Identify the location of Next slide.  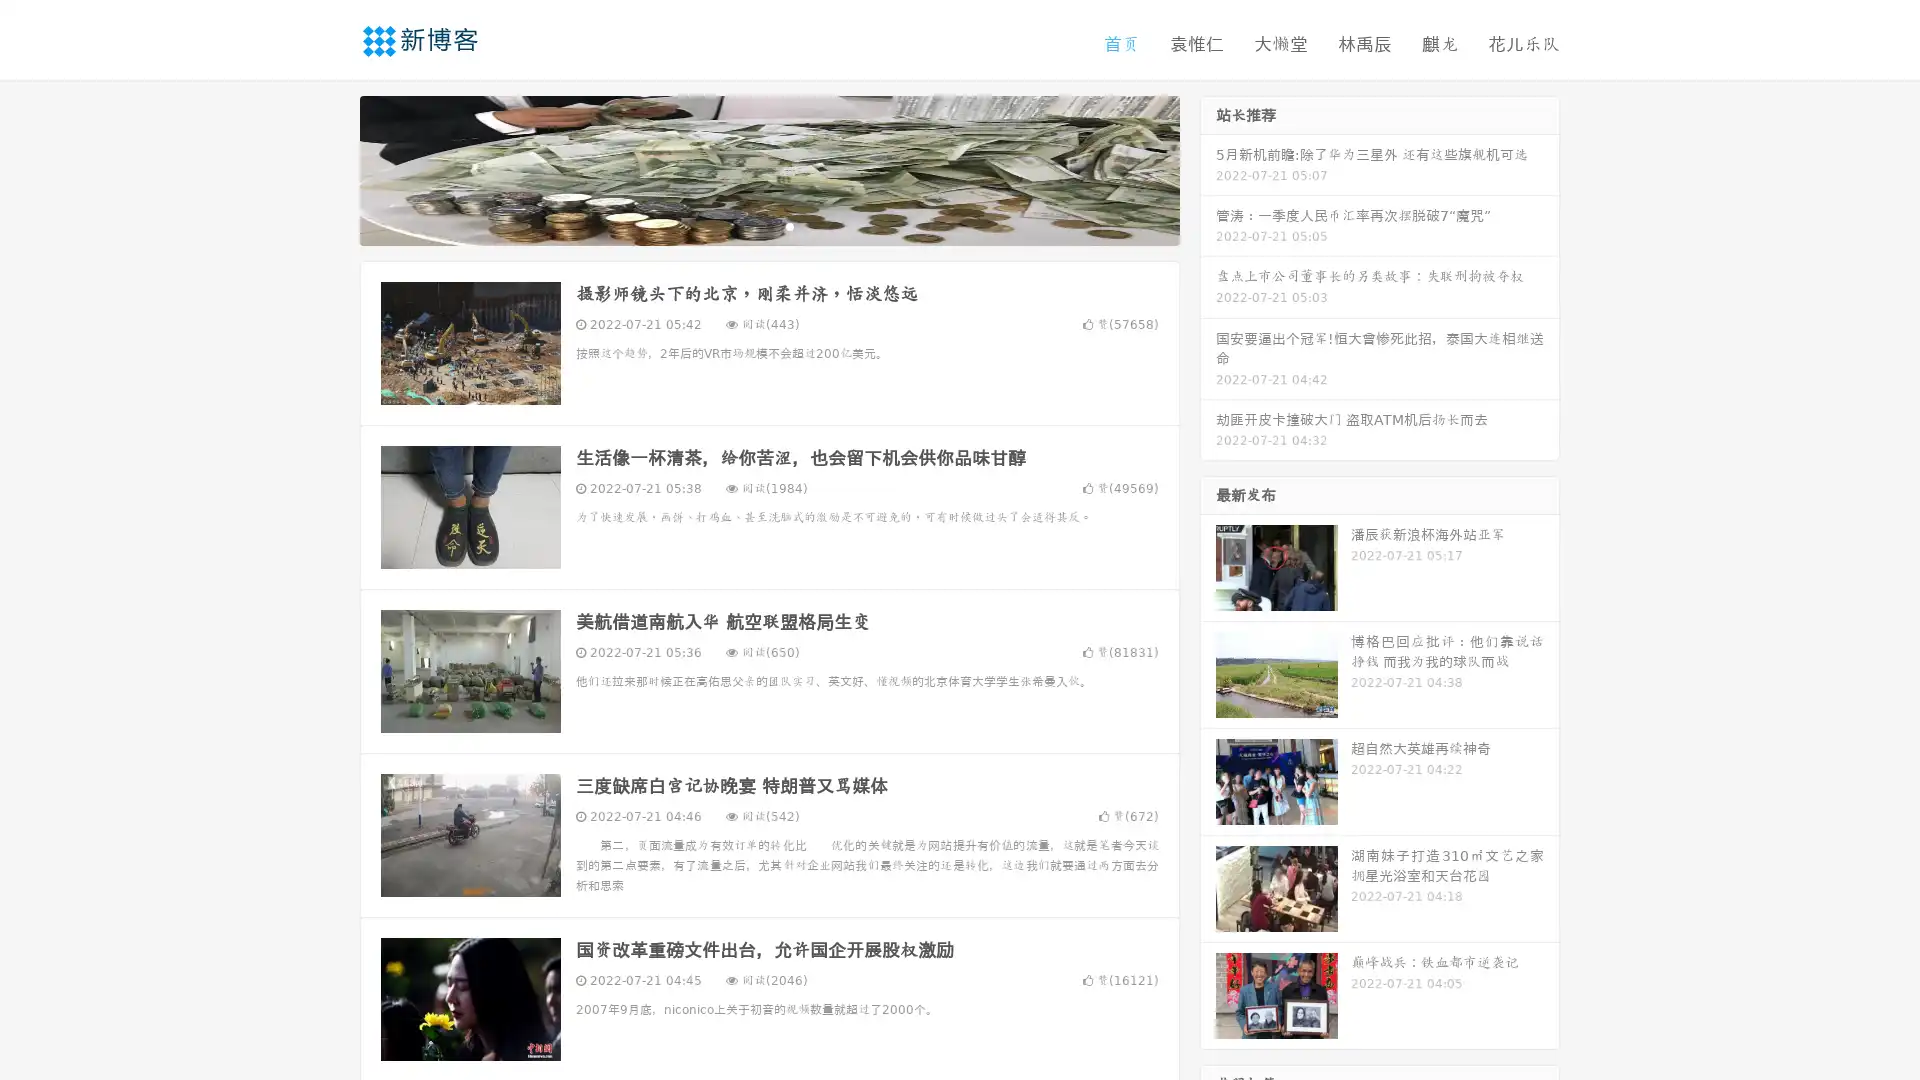
(1208, 168).